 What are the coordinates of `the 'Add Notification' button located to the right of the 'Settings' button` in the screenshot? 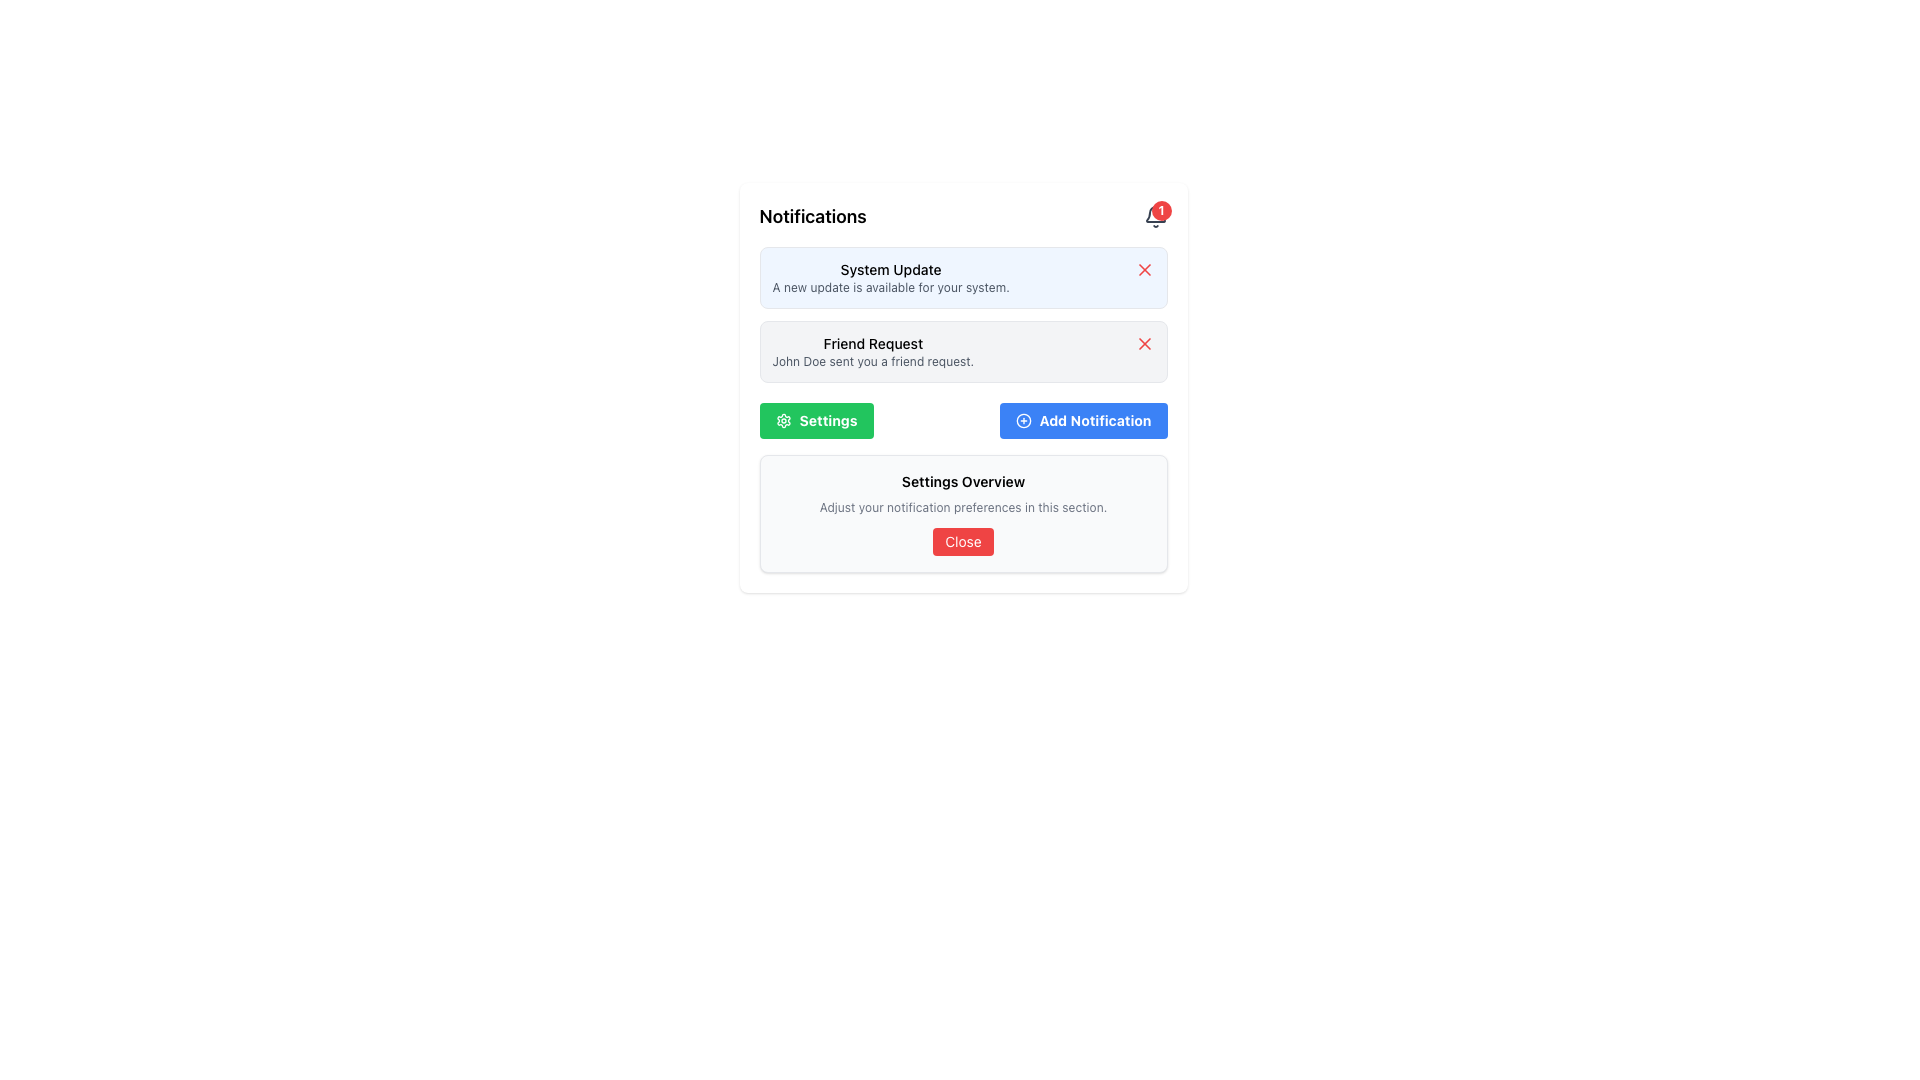 It's located at (1082, 419).